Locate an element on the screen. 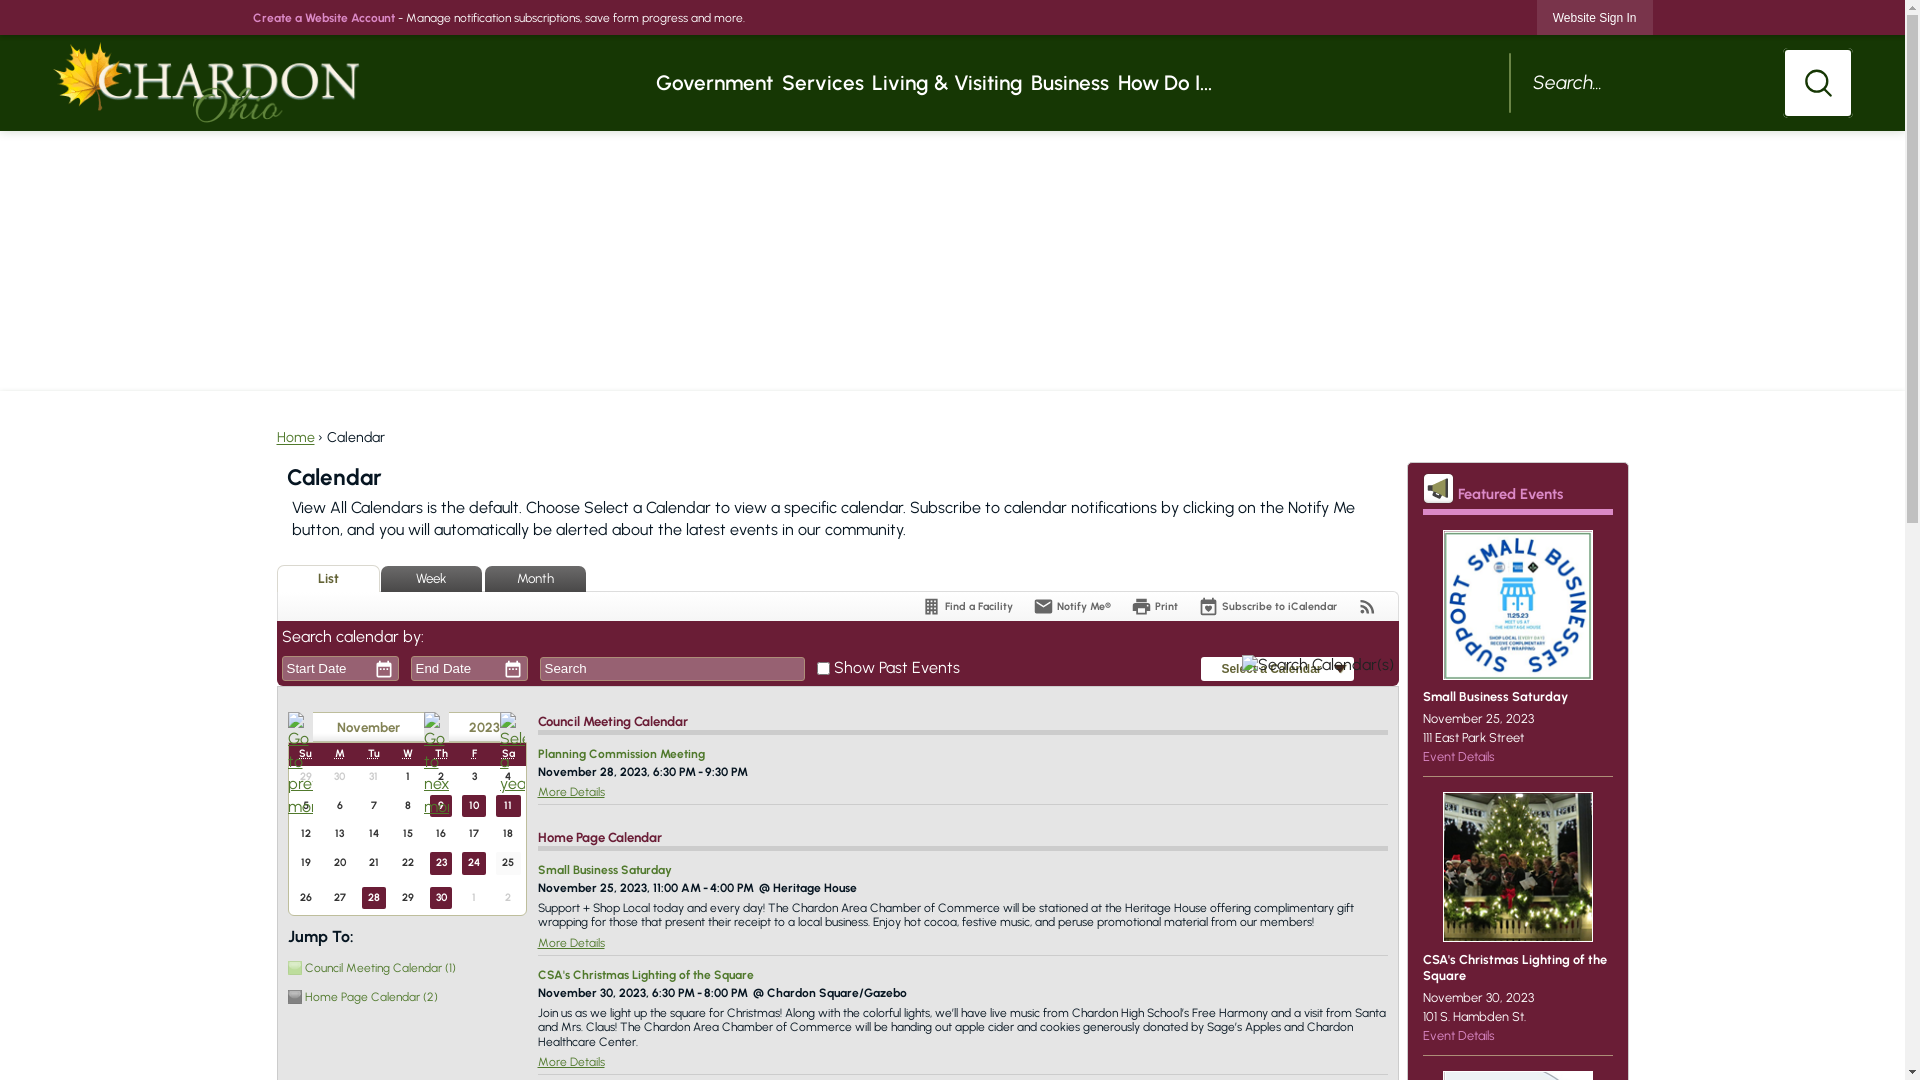  'End Date' is located at coordinates (452, 668).